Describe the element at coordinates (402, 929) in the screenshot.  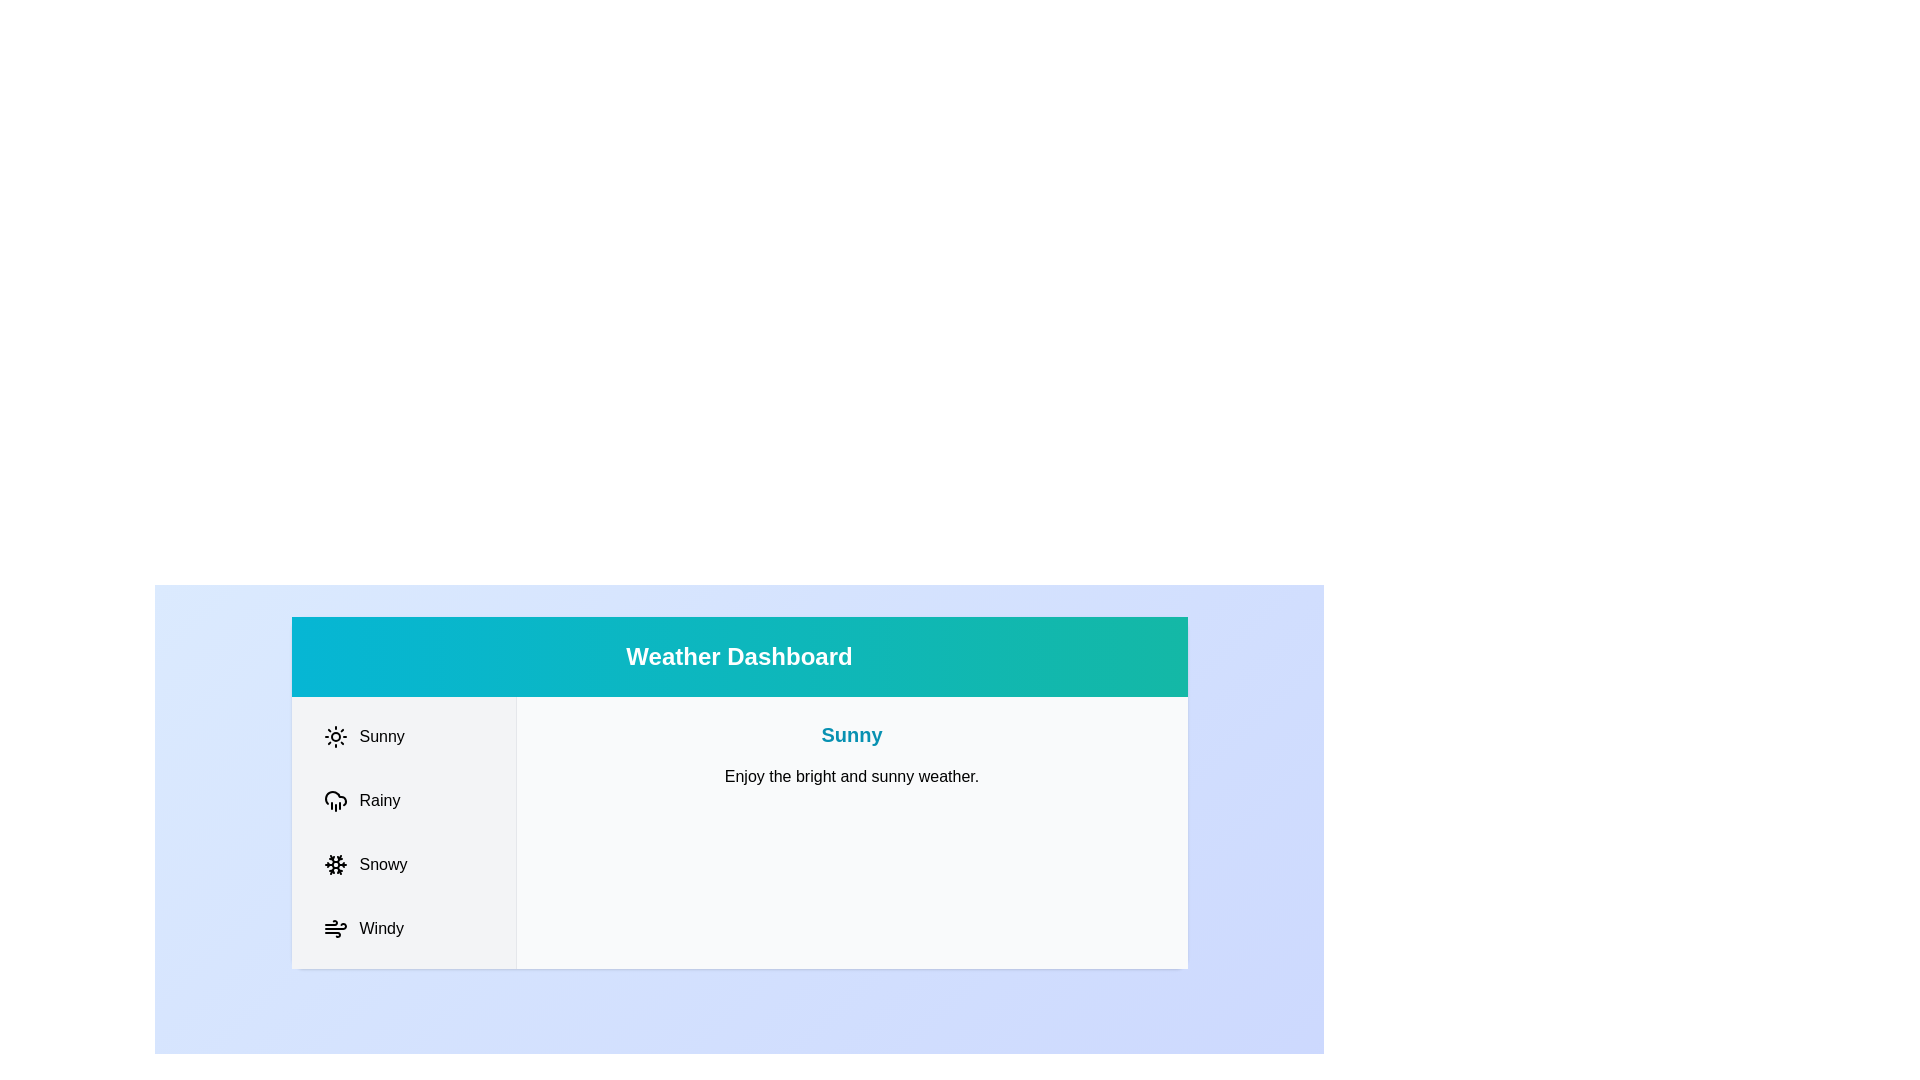
I see `the Windy tab to switch to it` at that location.